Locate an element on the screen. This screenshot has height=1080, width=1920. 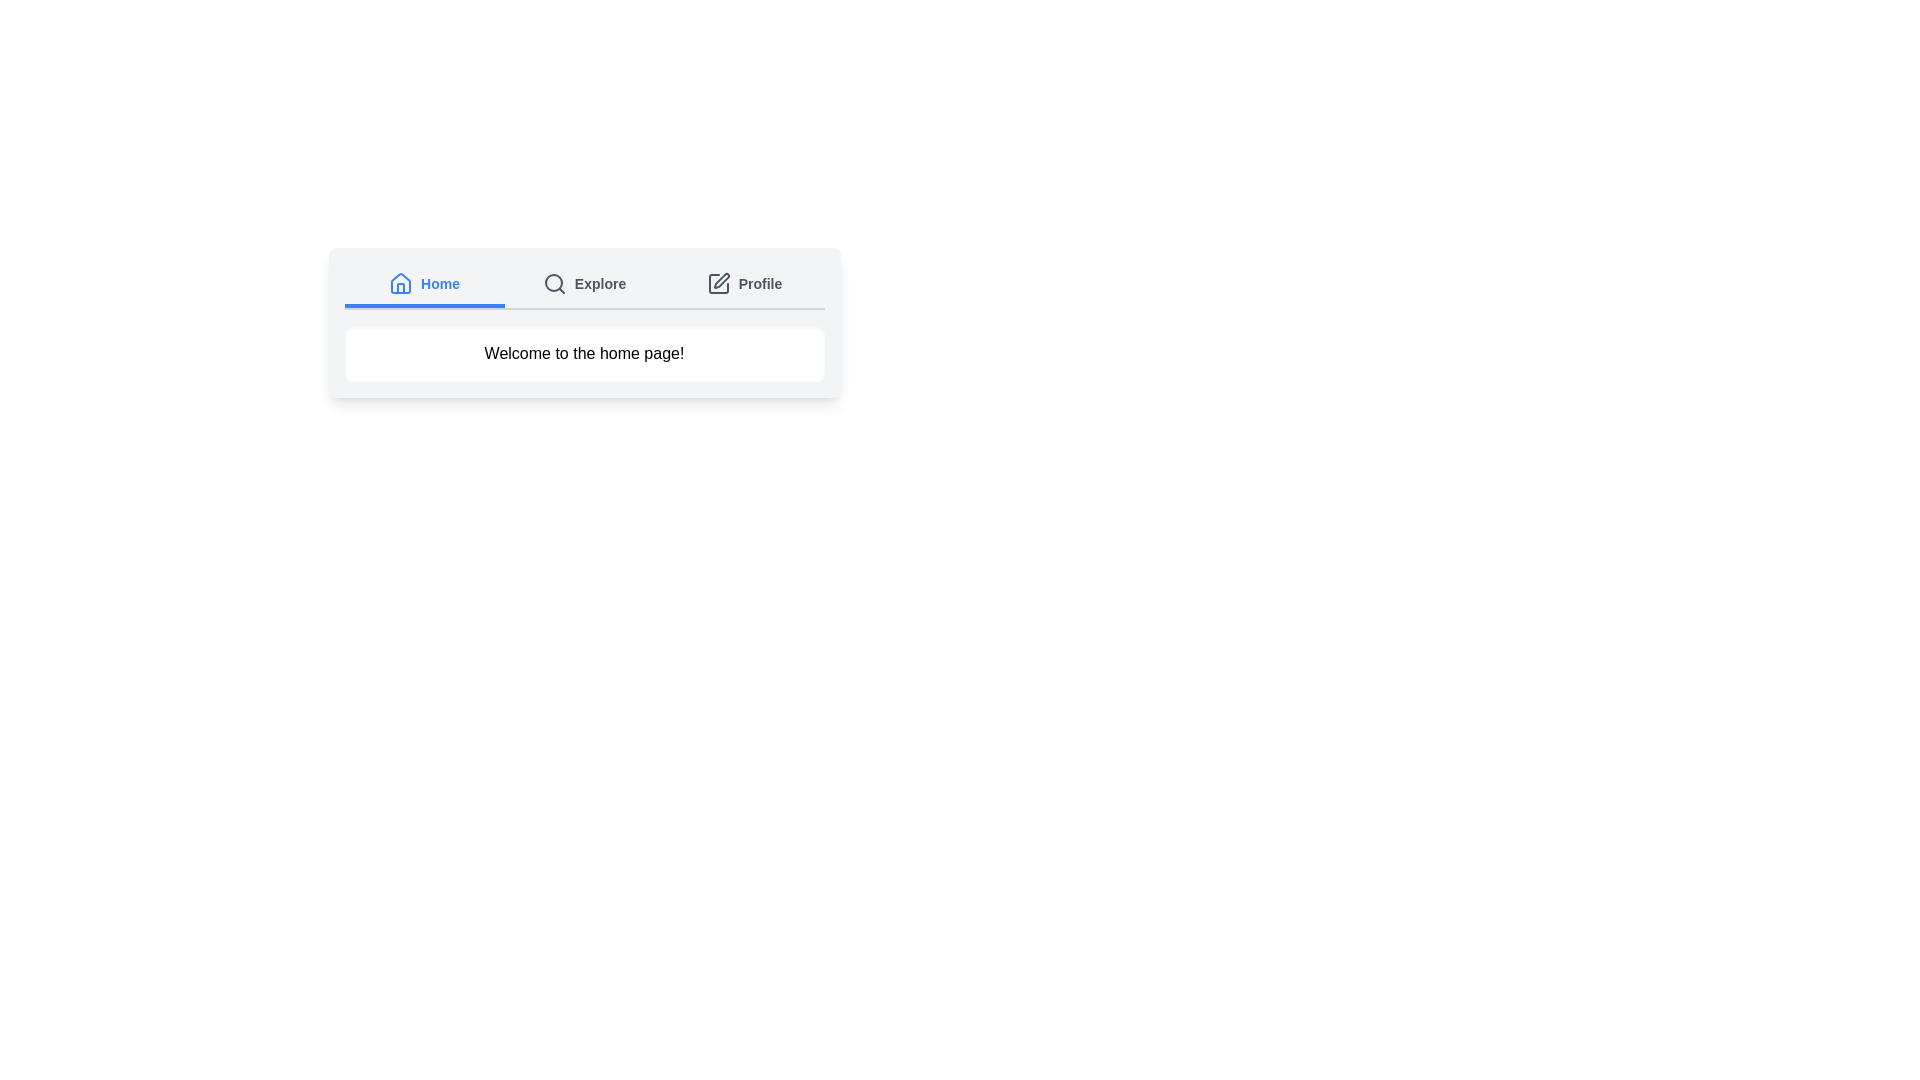
the tab icon corresponding to Explore is located at coordinates (554, 284).